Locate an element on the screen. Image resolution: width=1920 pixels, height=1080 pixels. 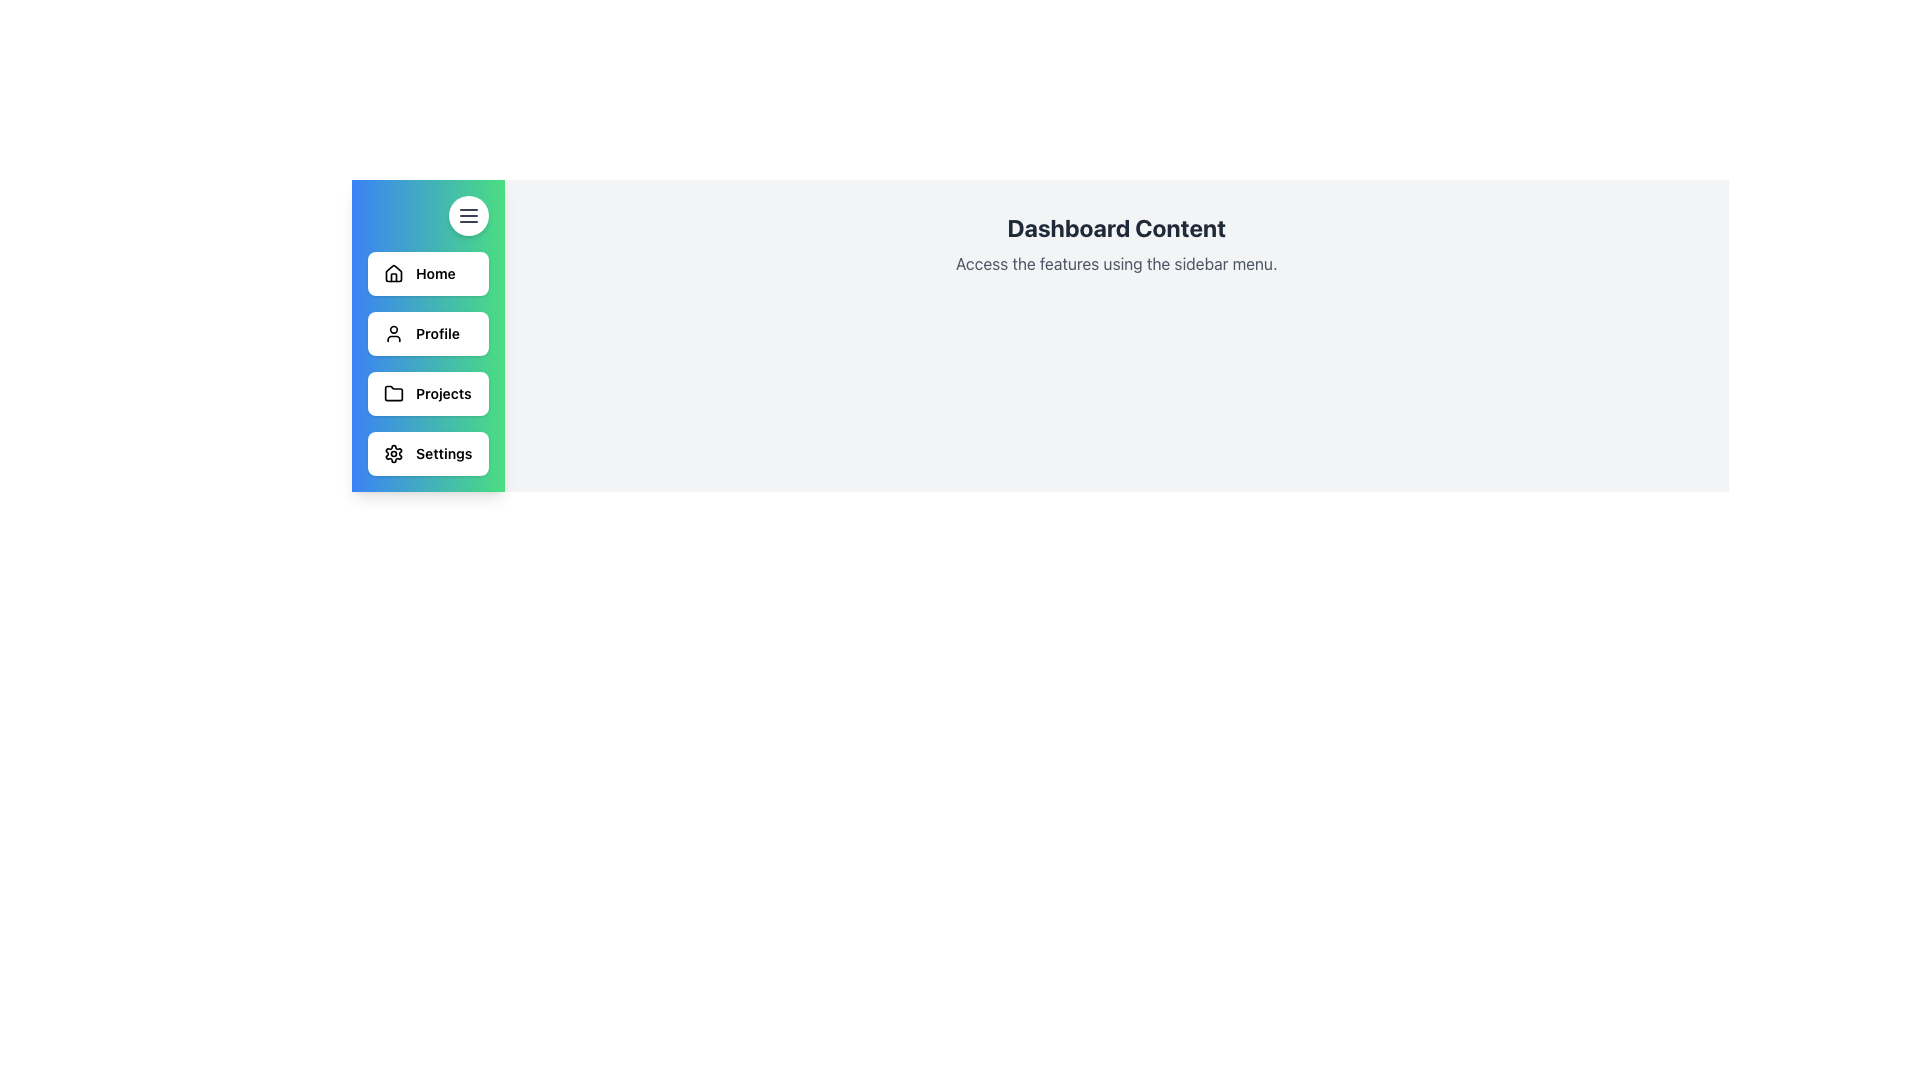
the 'Settings' button is located at coordinates (427, 454).